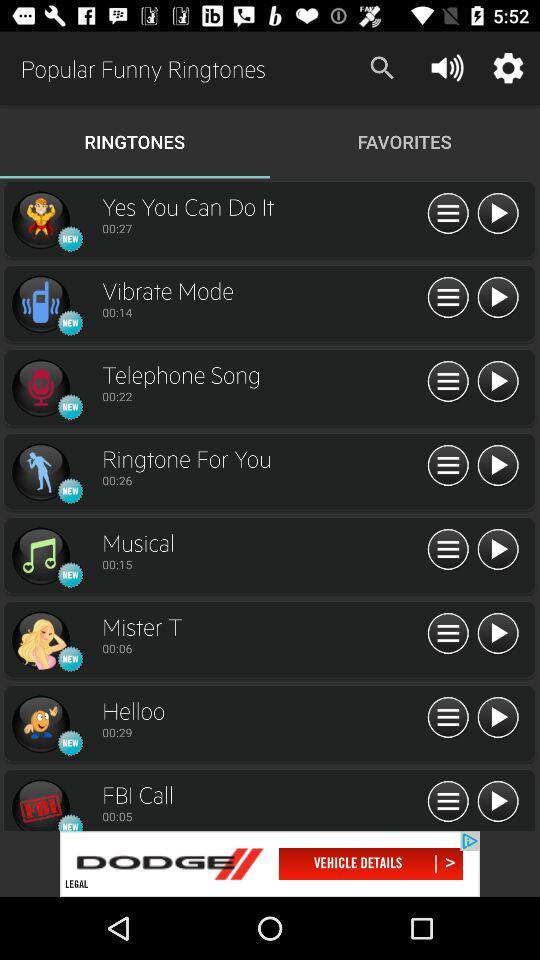 Image resolution: width=540 pixels, height=960 pixels. I want to click on vibrate mode option, so click(40, 304).